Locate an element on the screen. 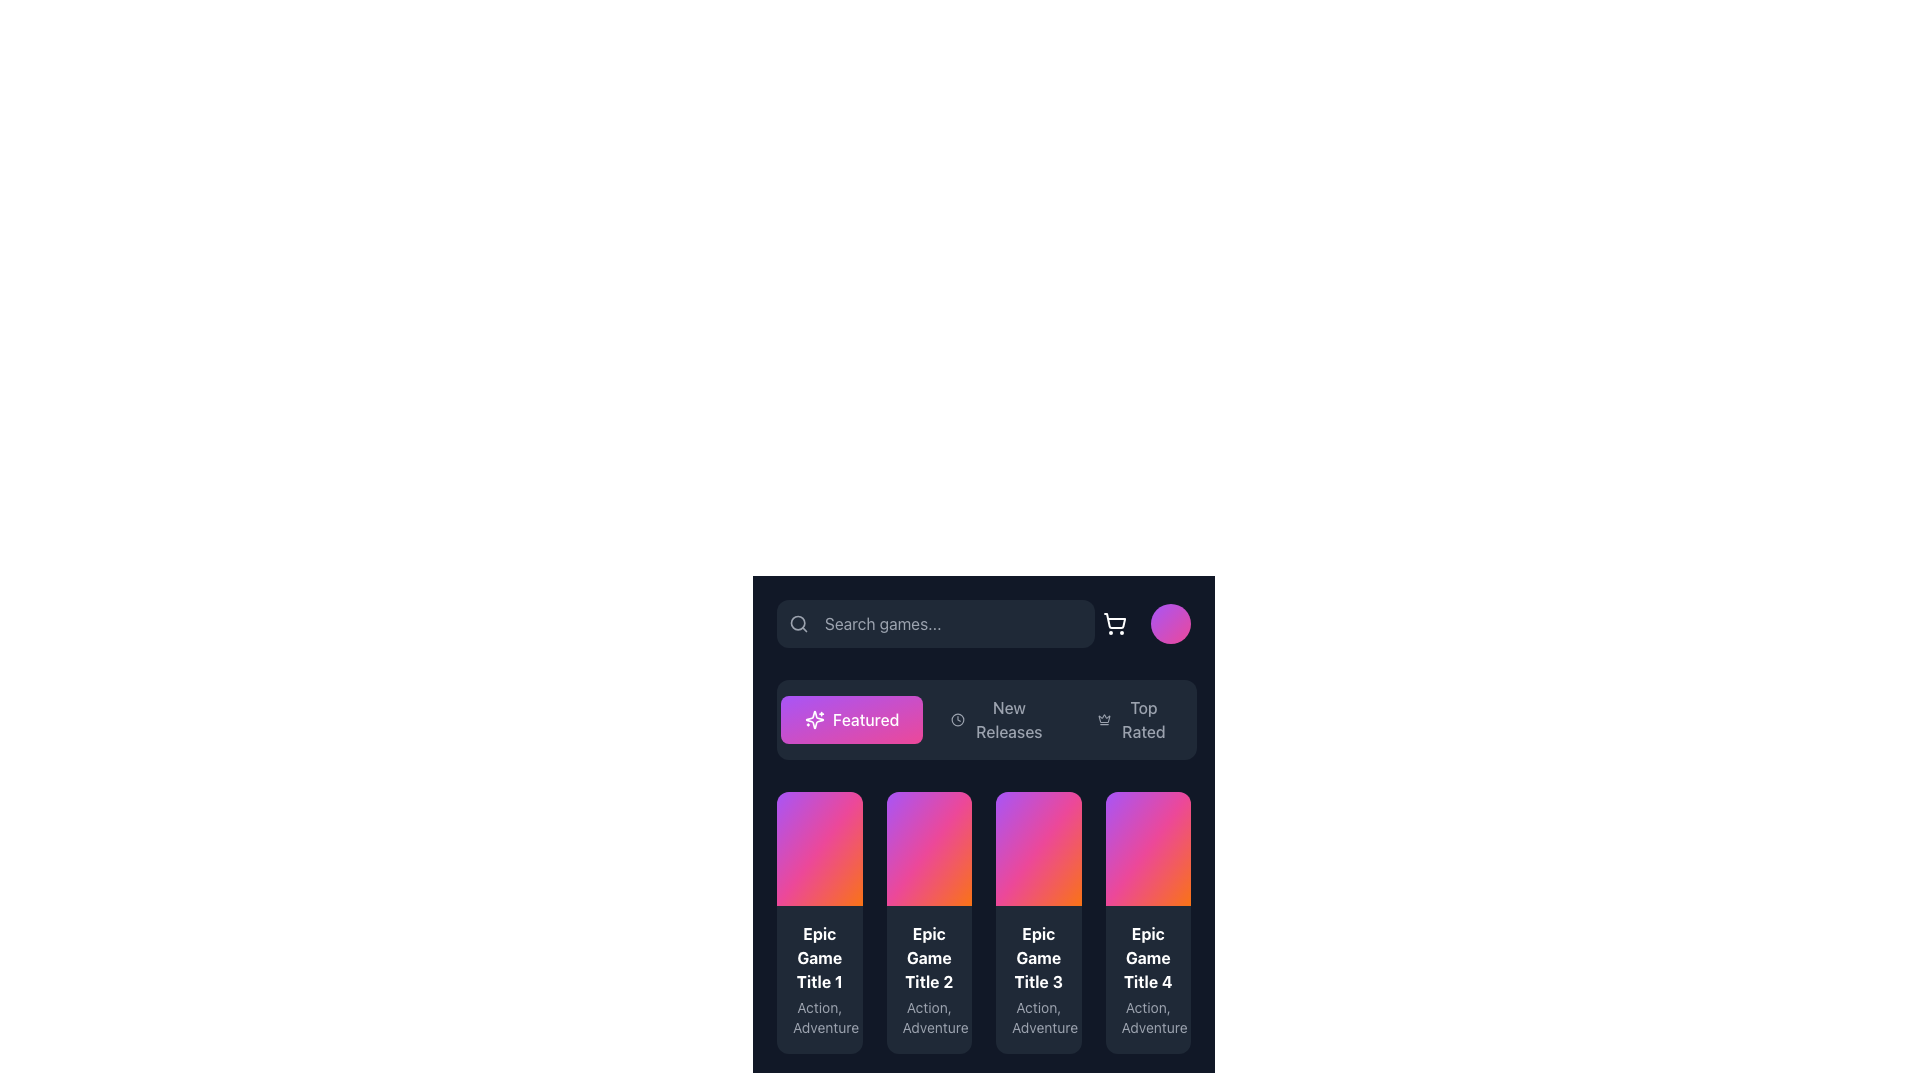  the text and informational component of the second game card in the horizontally-aligned group, which provides information about the game's title and genres is located at coordinates (928, 978).